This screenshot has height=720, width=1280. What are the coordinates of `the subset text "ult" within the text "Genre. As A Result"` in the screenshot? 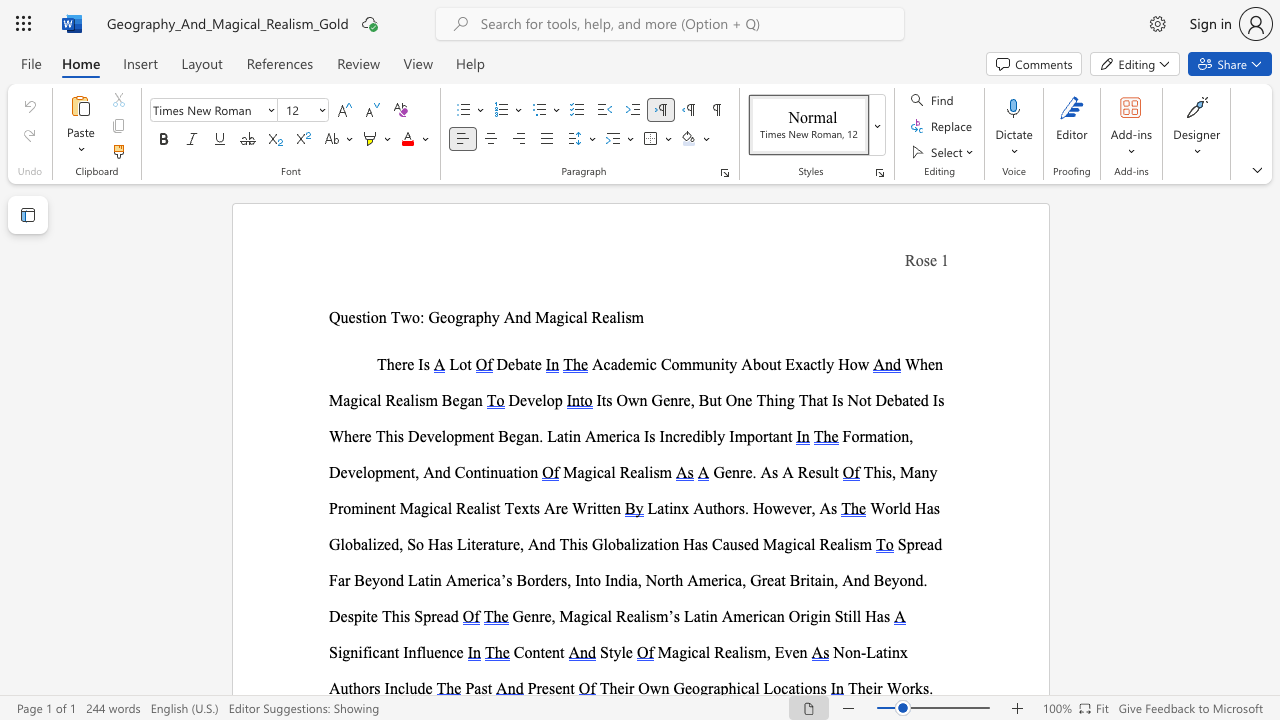 It's located at (821, 472).